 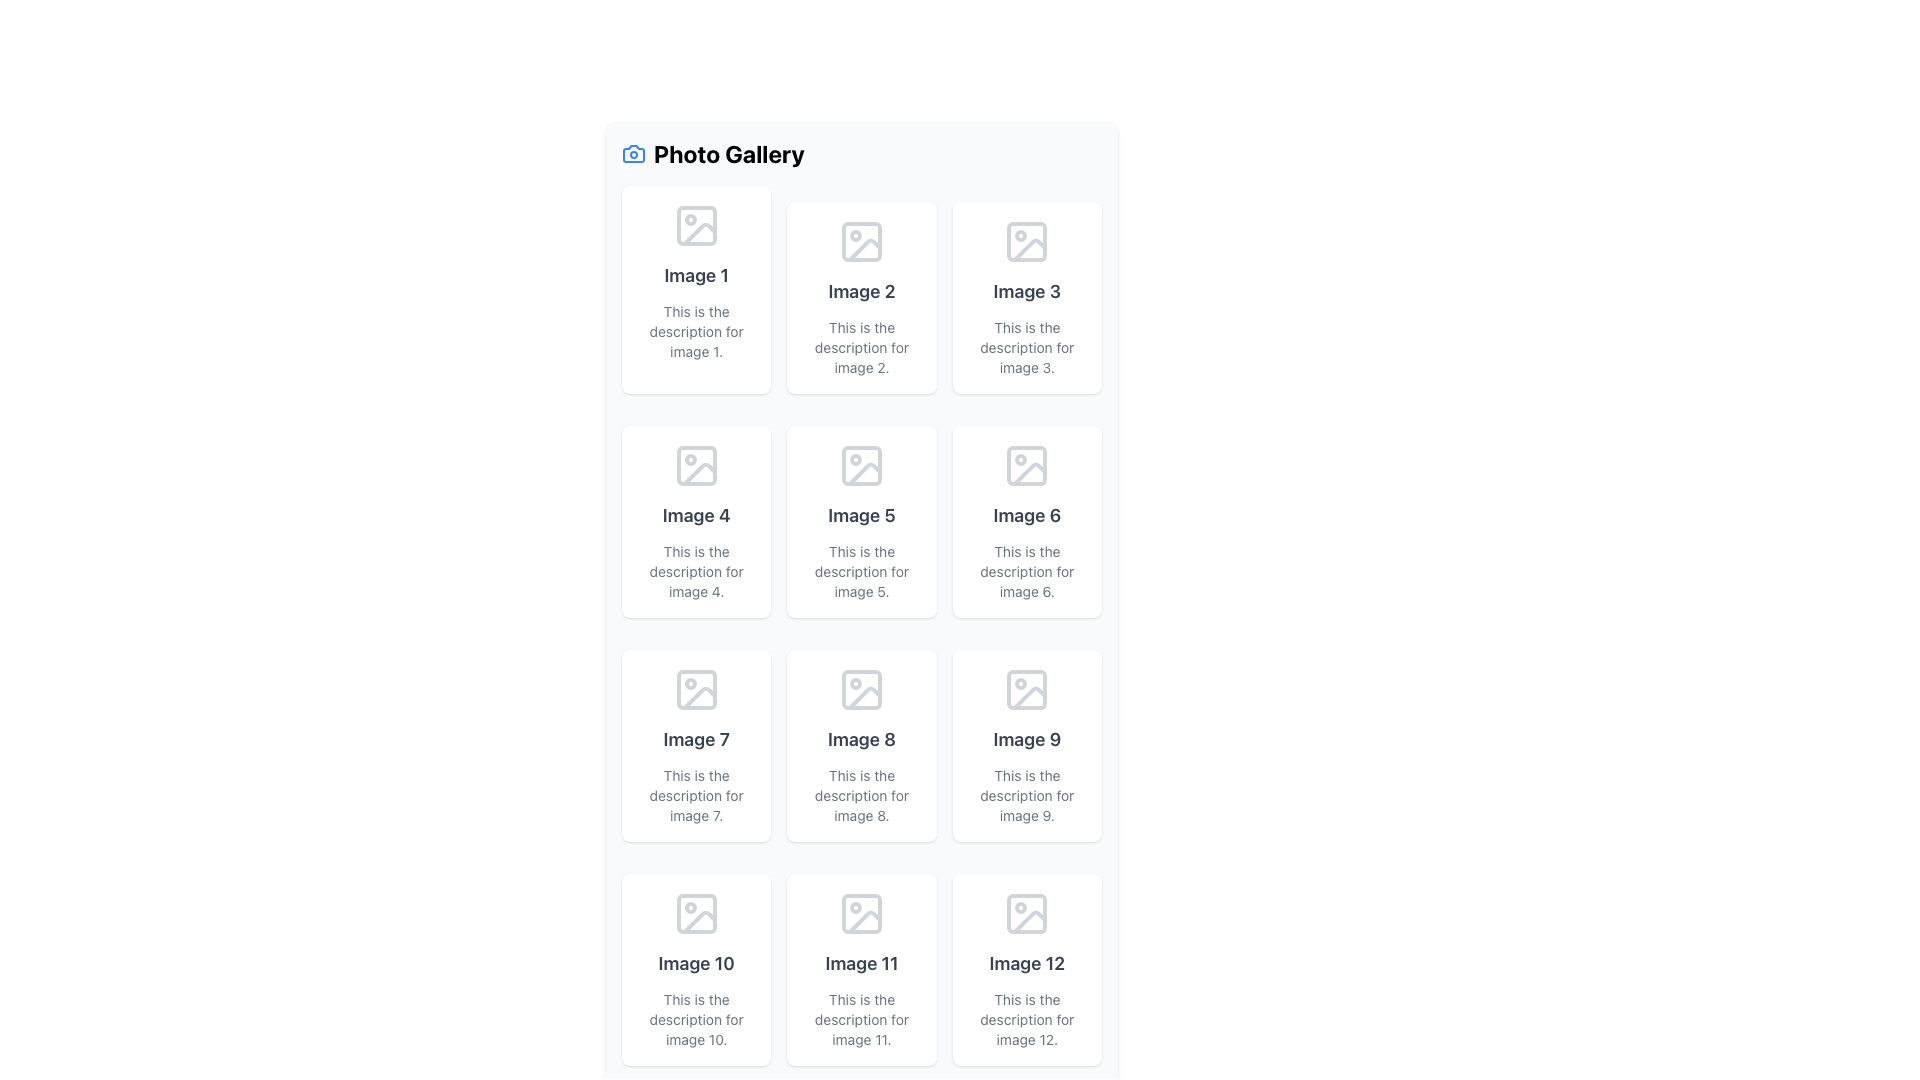 I want to click on the image icon located at the top-center of the 'Image 1' card, which serves as a visual placeholder for the card's content, so click(x=696, y=225).